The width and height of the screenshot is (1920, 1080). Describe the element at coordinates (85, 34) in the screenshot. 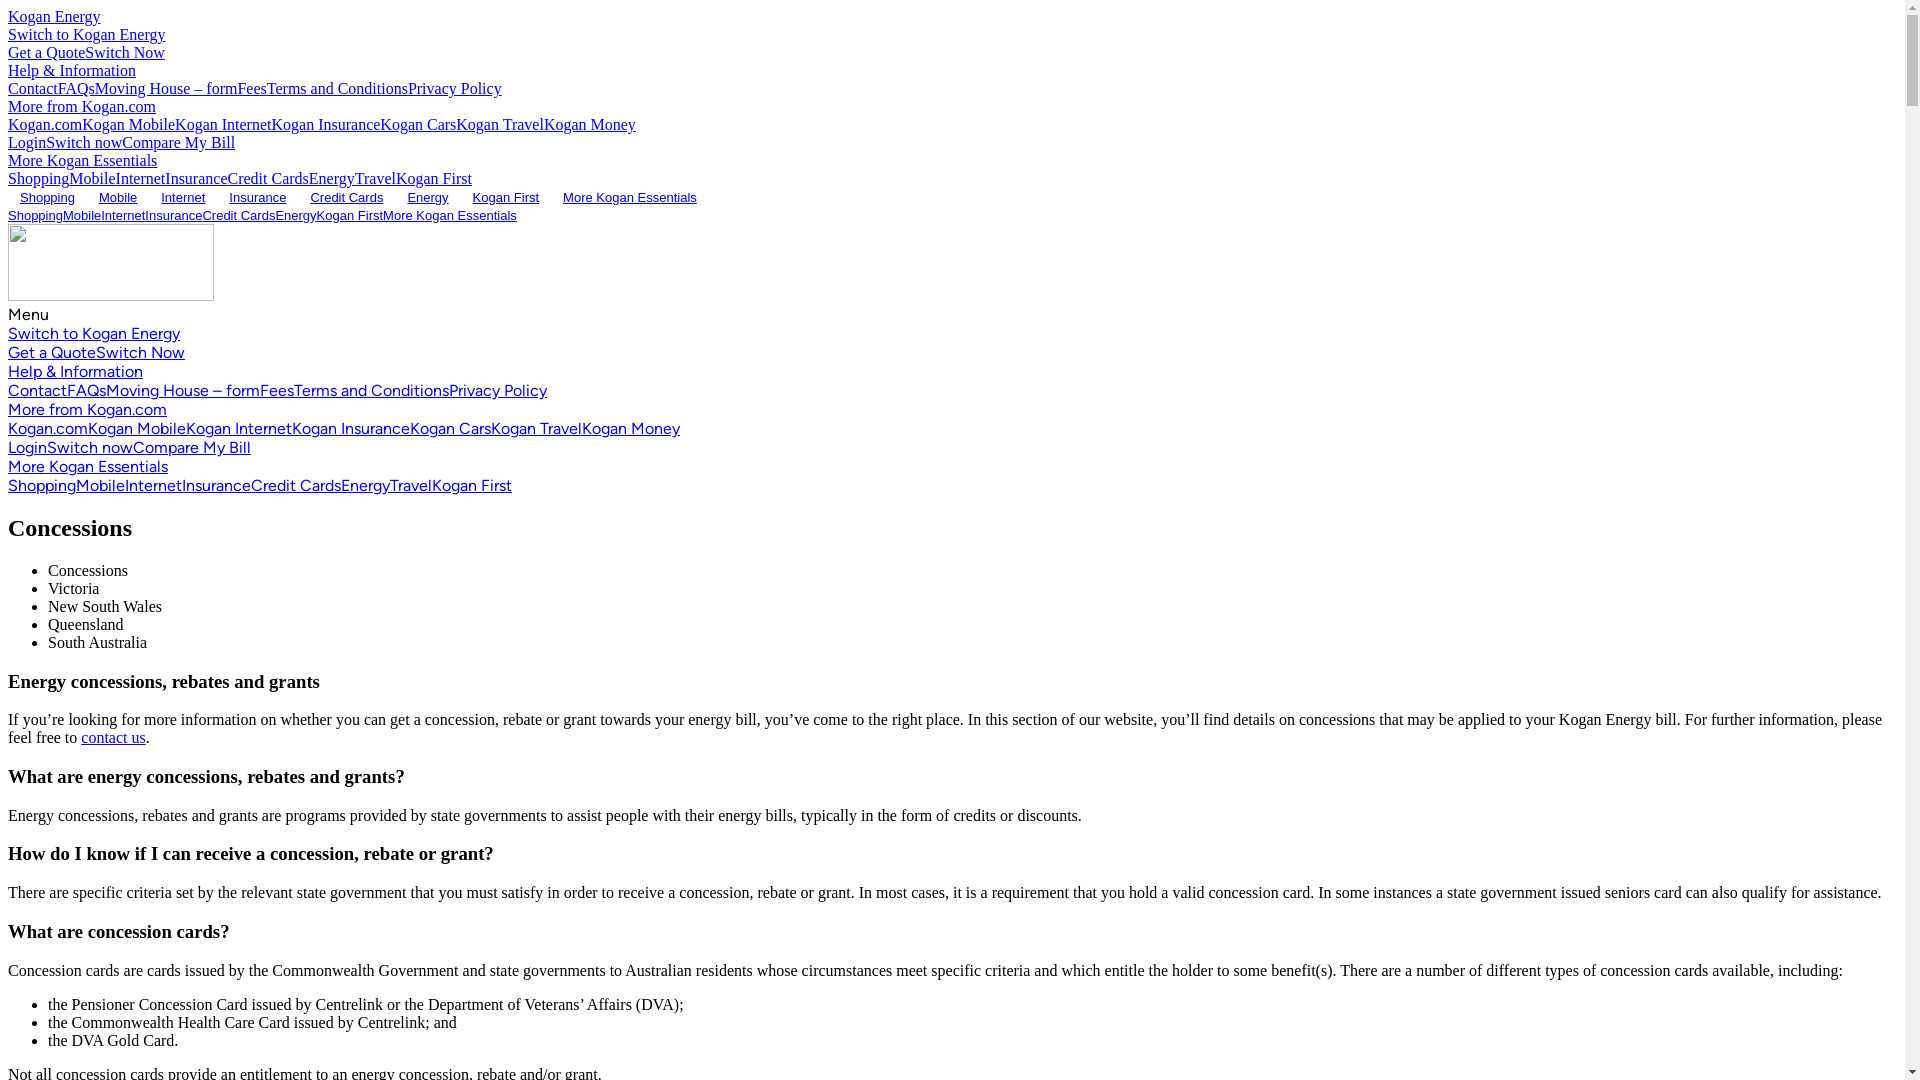

I see `'Switch to Kogan Energy'` at that location.